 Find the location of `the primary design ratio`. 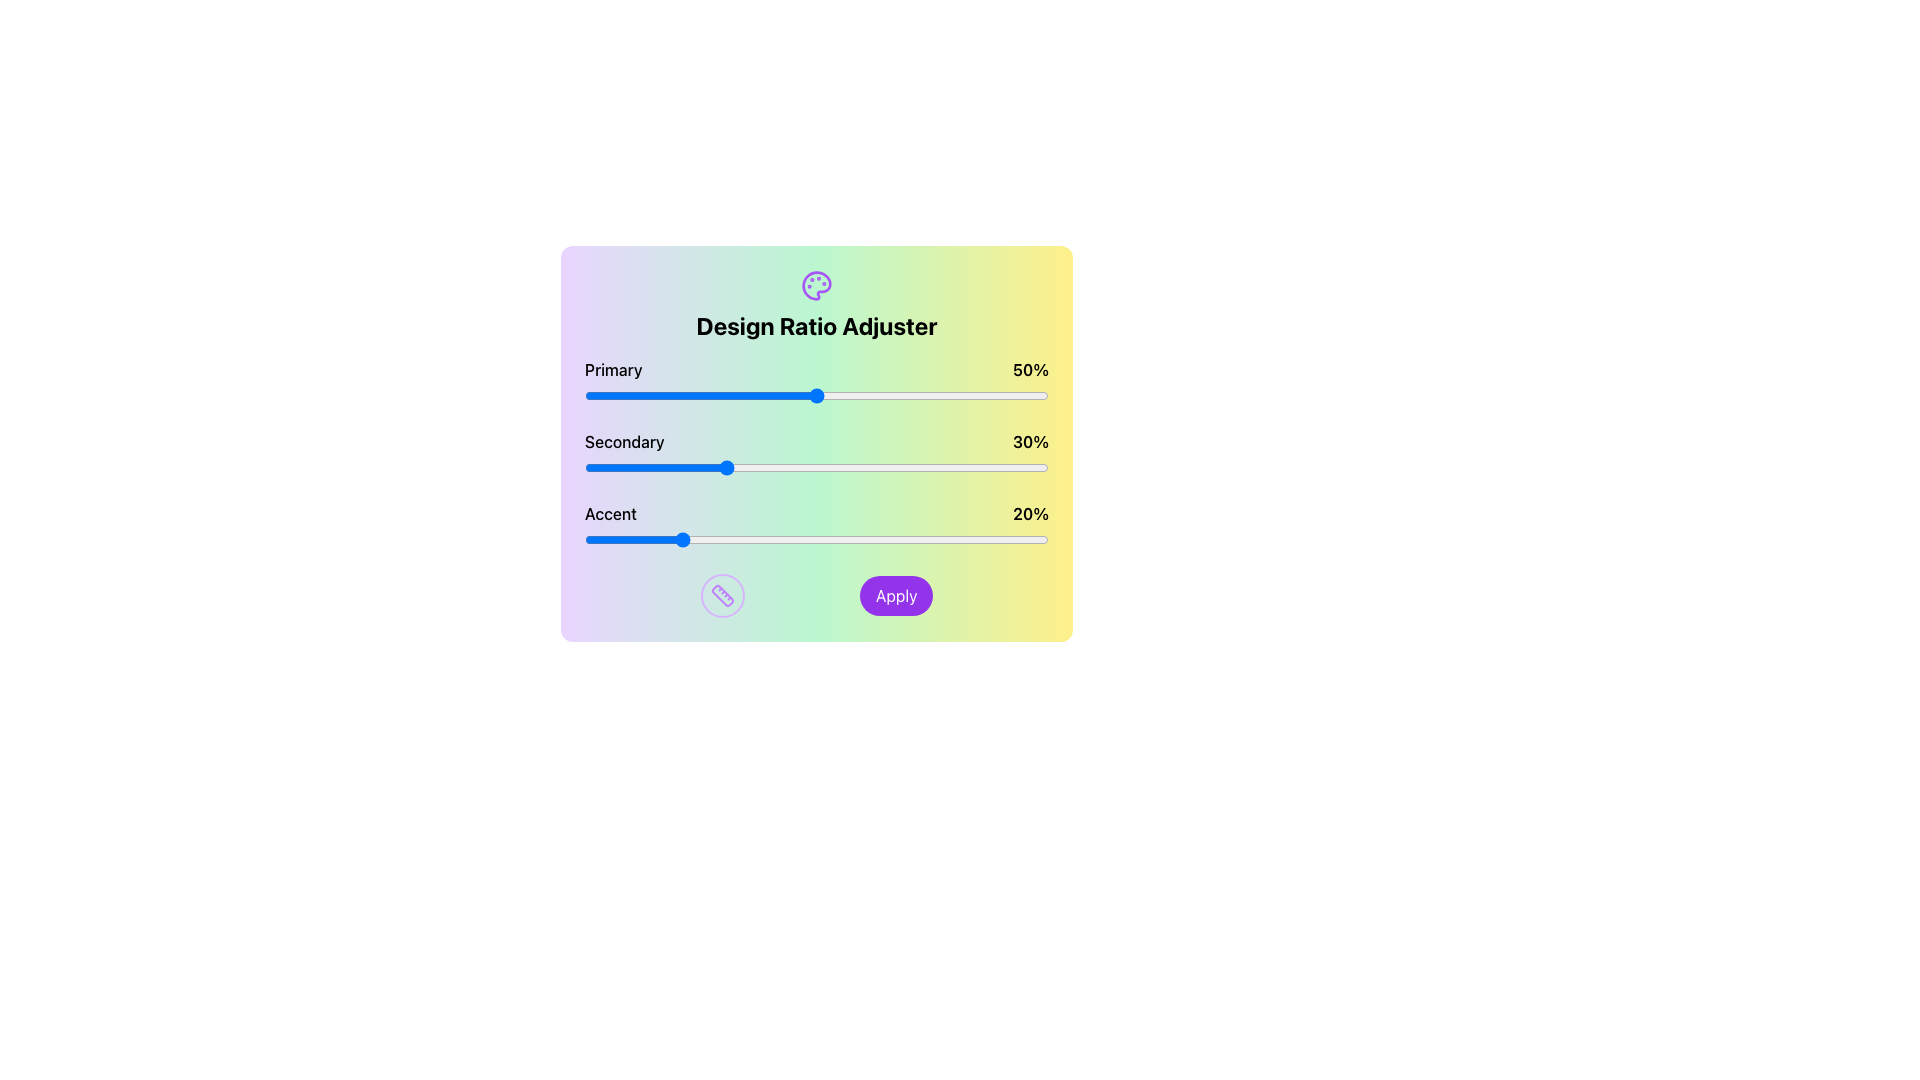

the primary design ratio is located at coordinates (826, 396).